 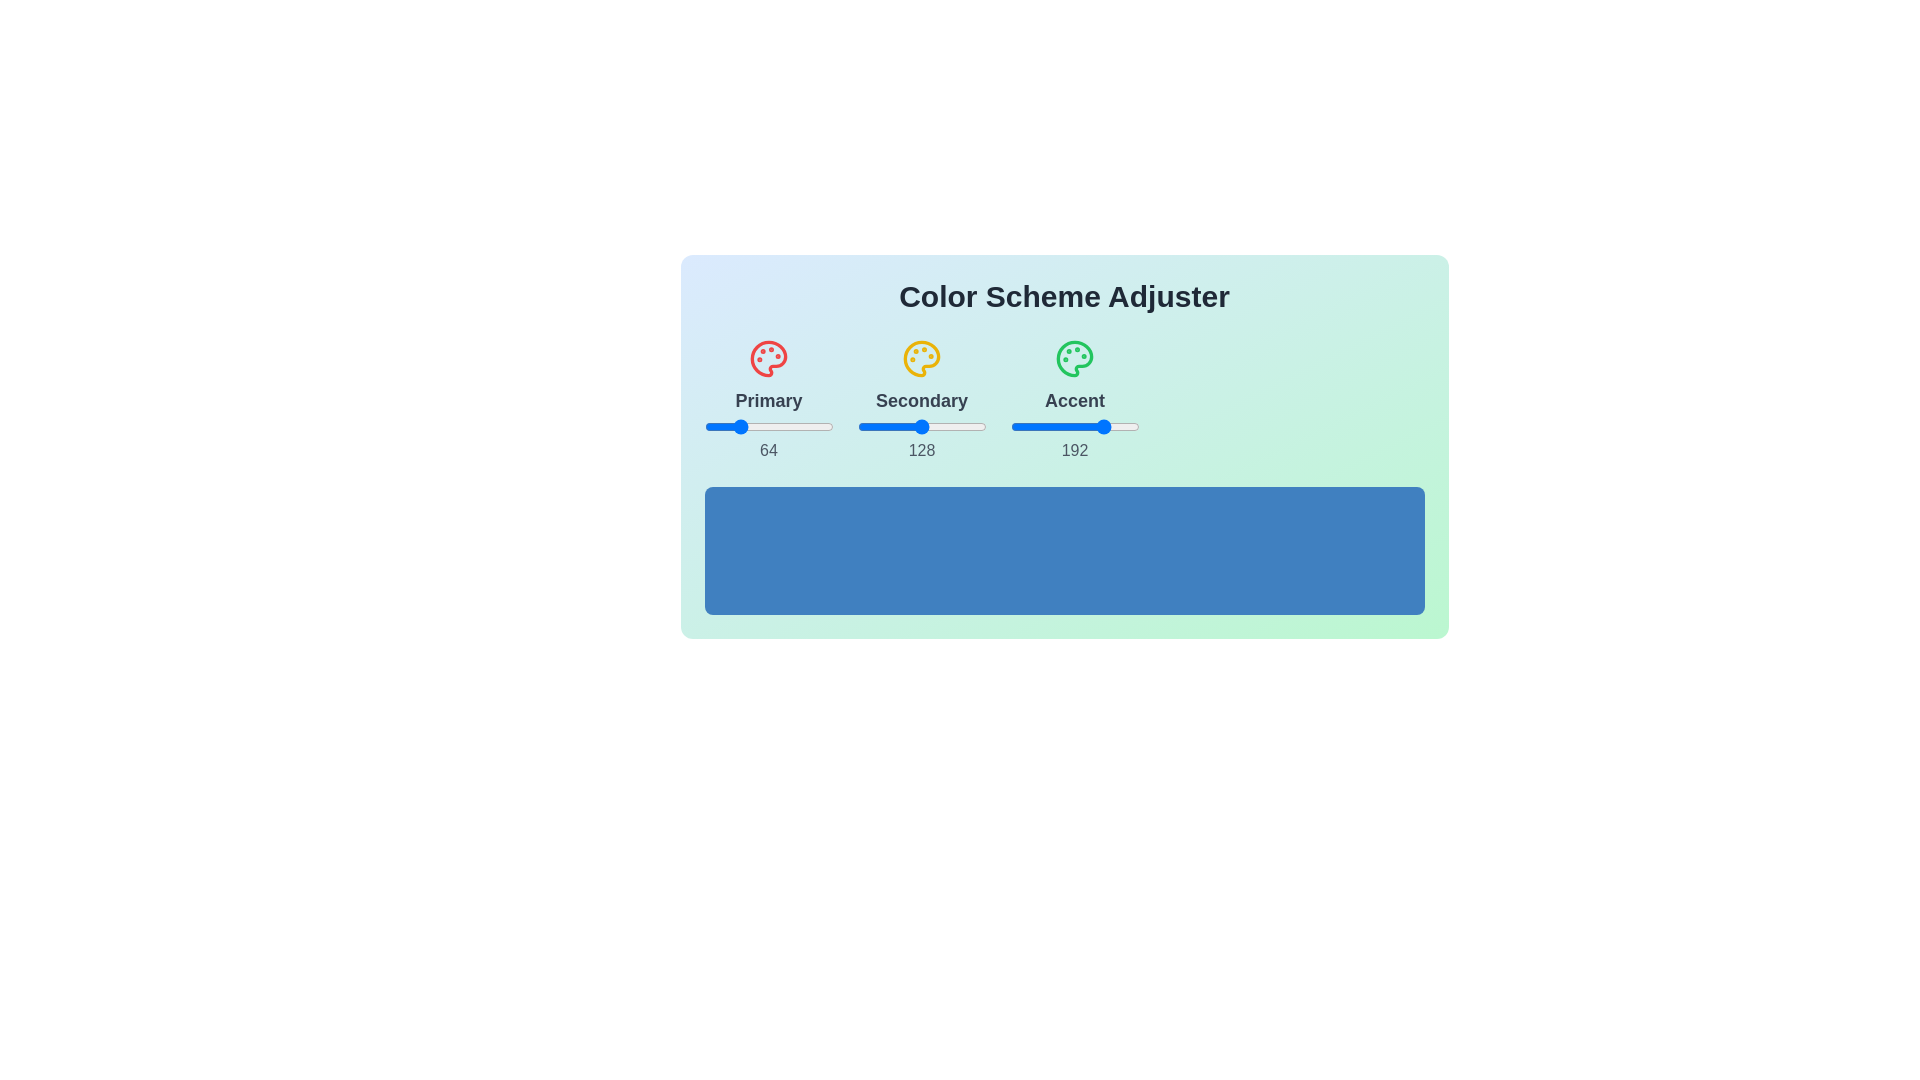 I want to click on the 1 slider to 62, so click(x=734, y=426).